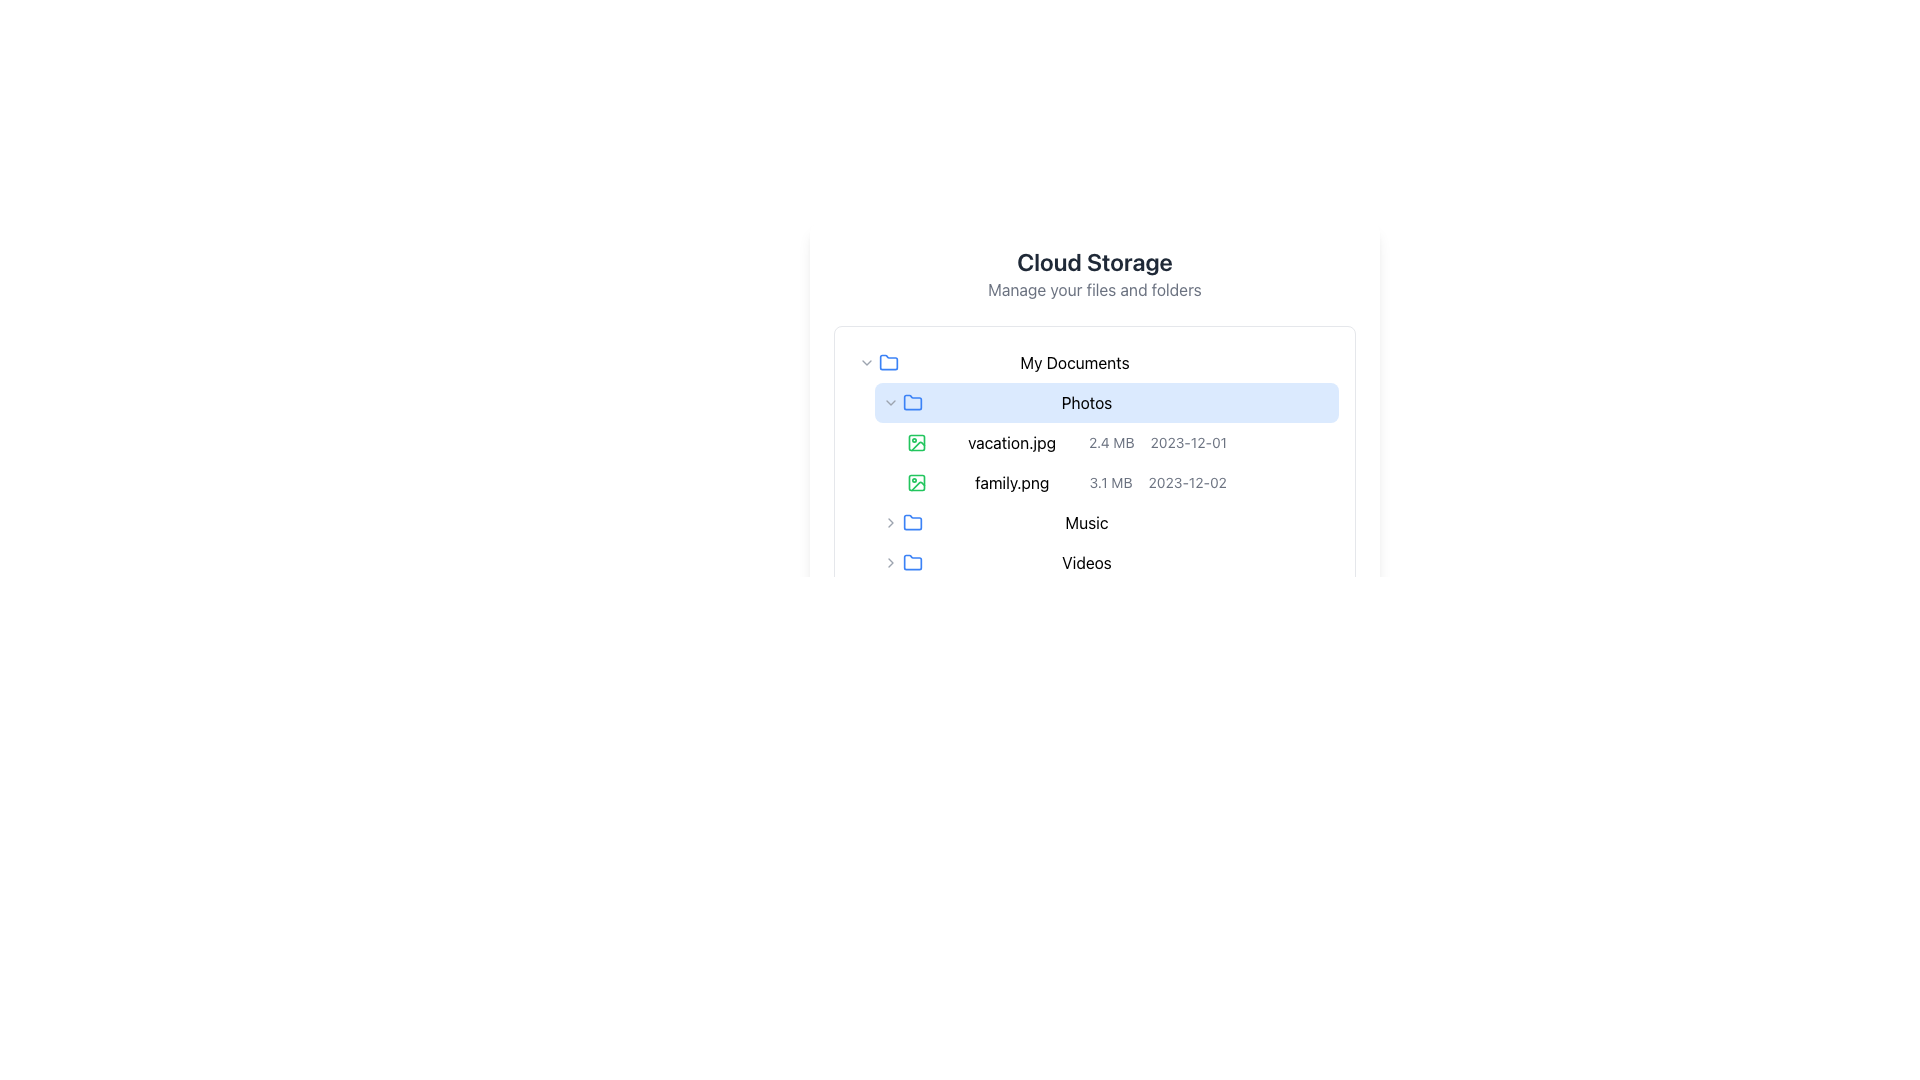  I want to click on the topmost Expandable Folder Item under 'Cloud Storage', so click(1093, 362).